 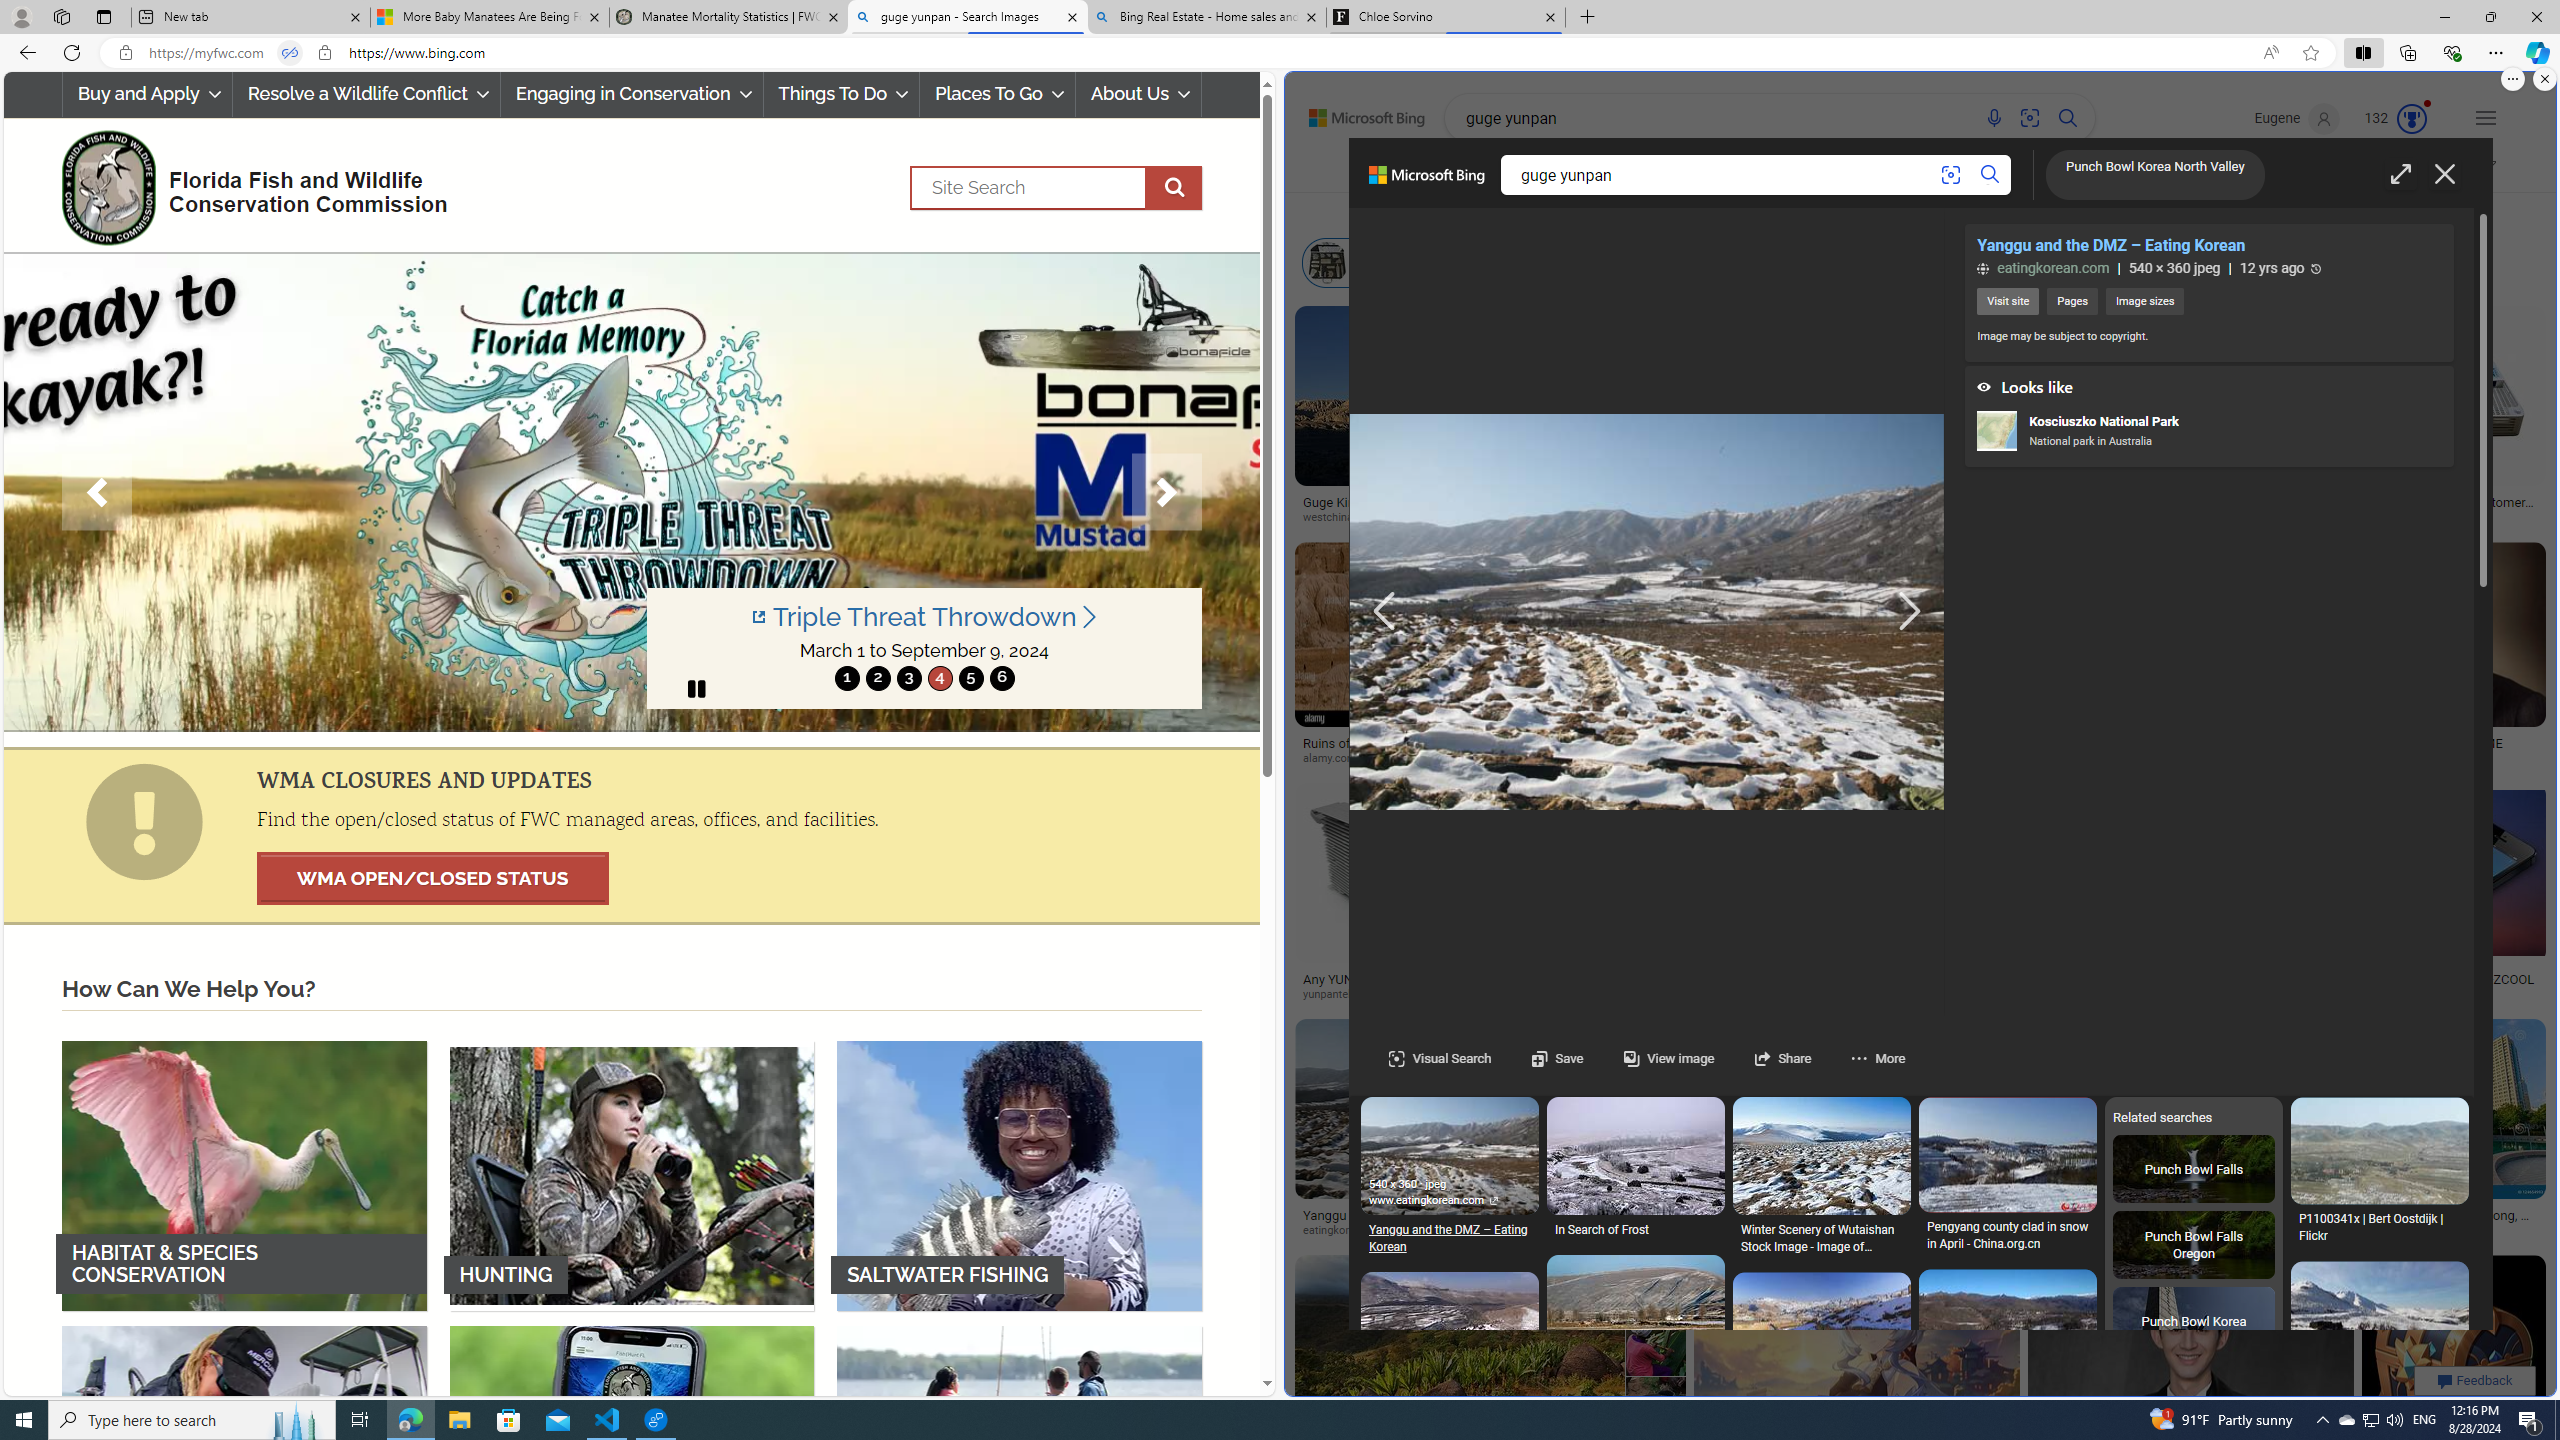 I want to click on 'Pages', so click(x=2071, y=300).